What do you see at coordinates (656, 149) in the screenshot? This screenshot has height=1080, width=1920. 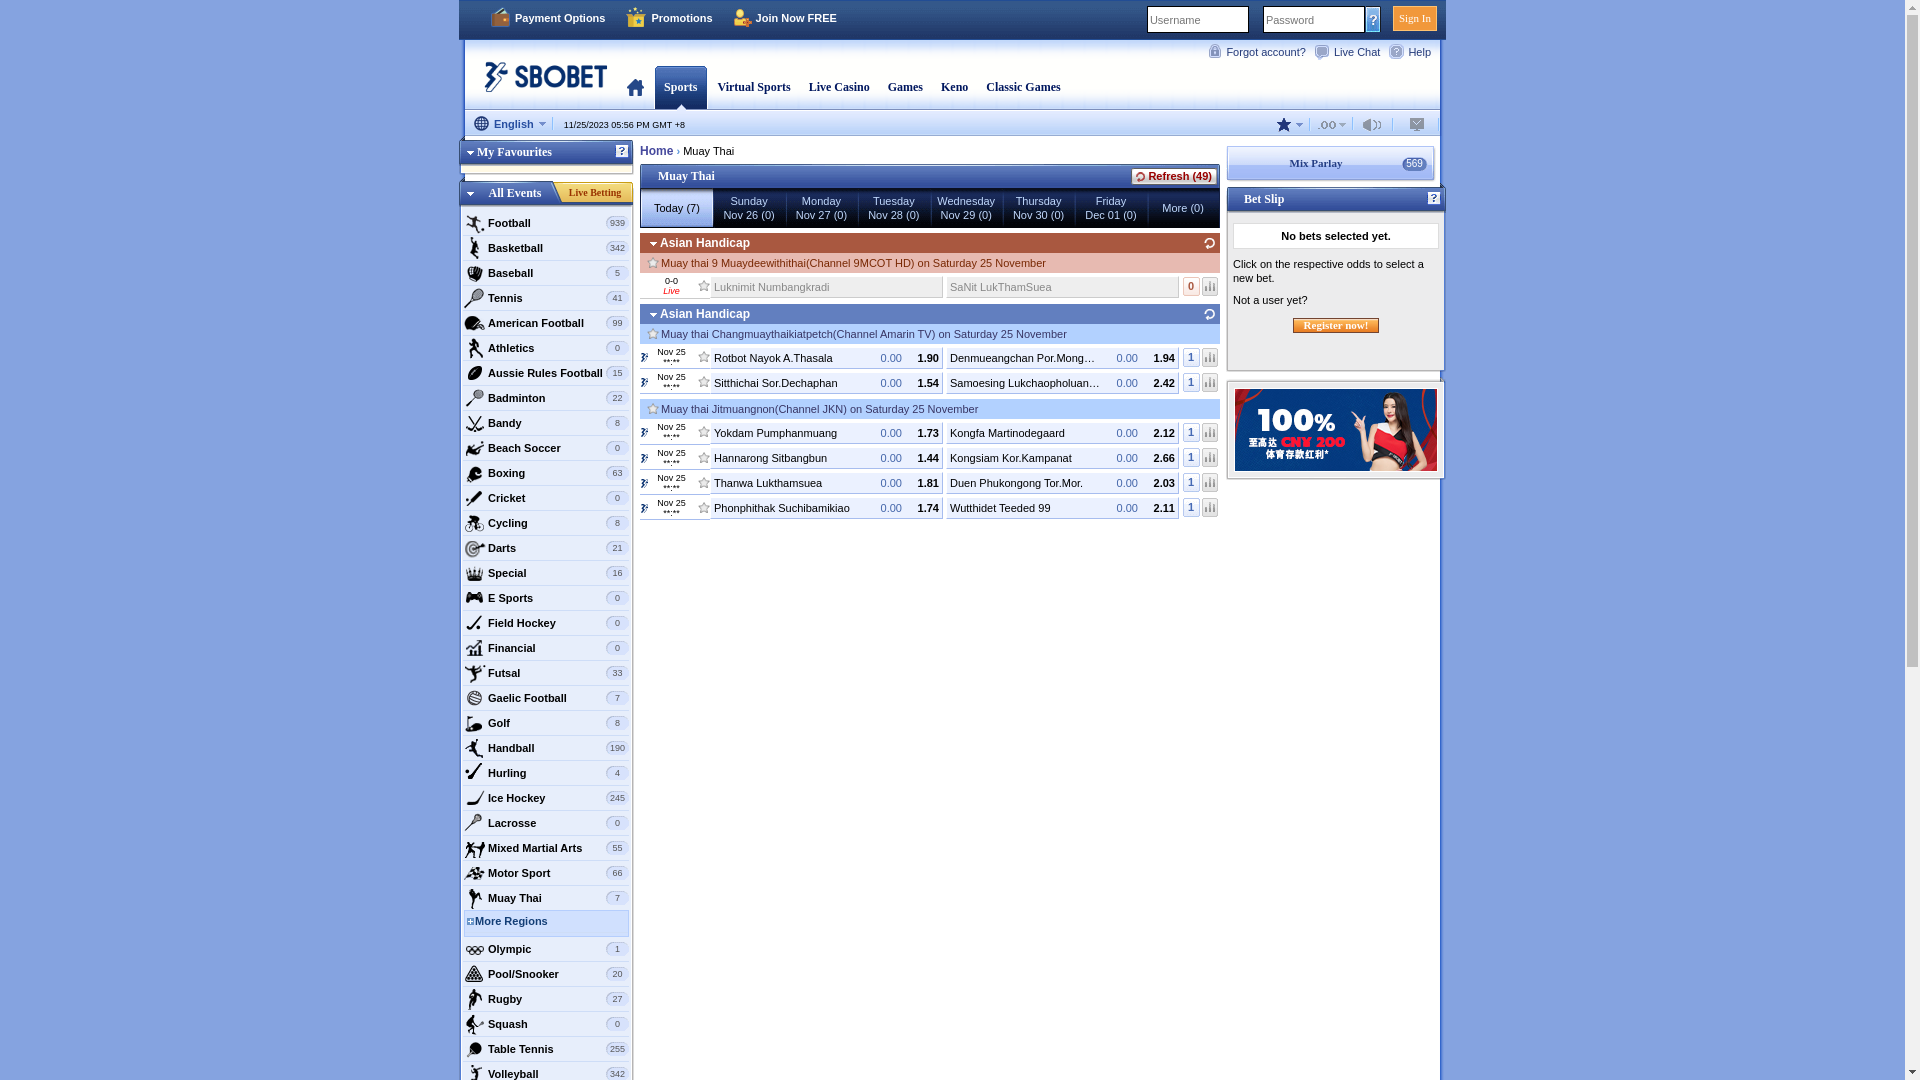 I see `'Home'` at bounding box center [656, 149].